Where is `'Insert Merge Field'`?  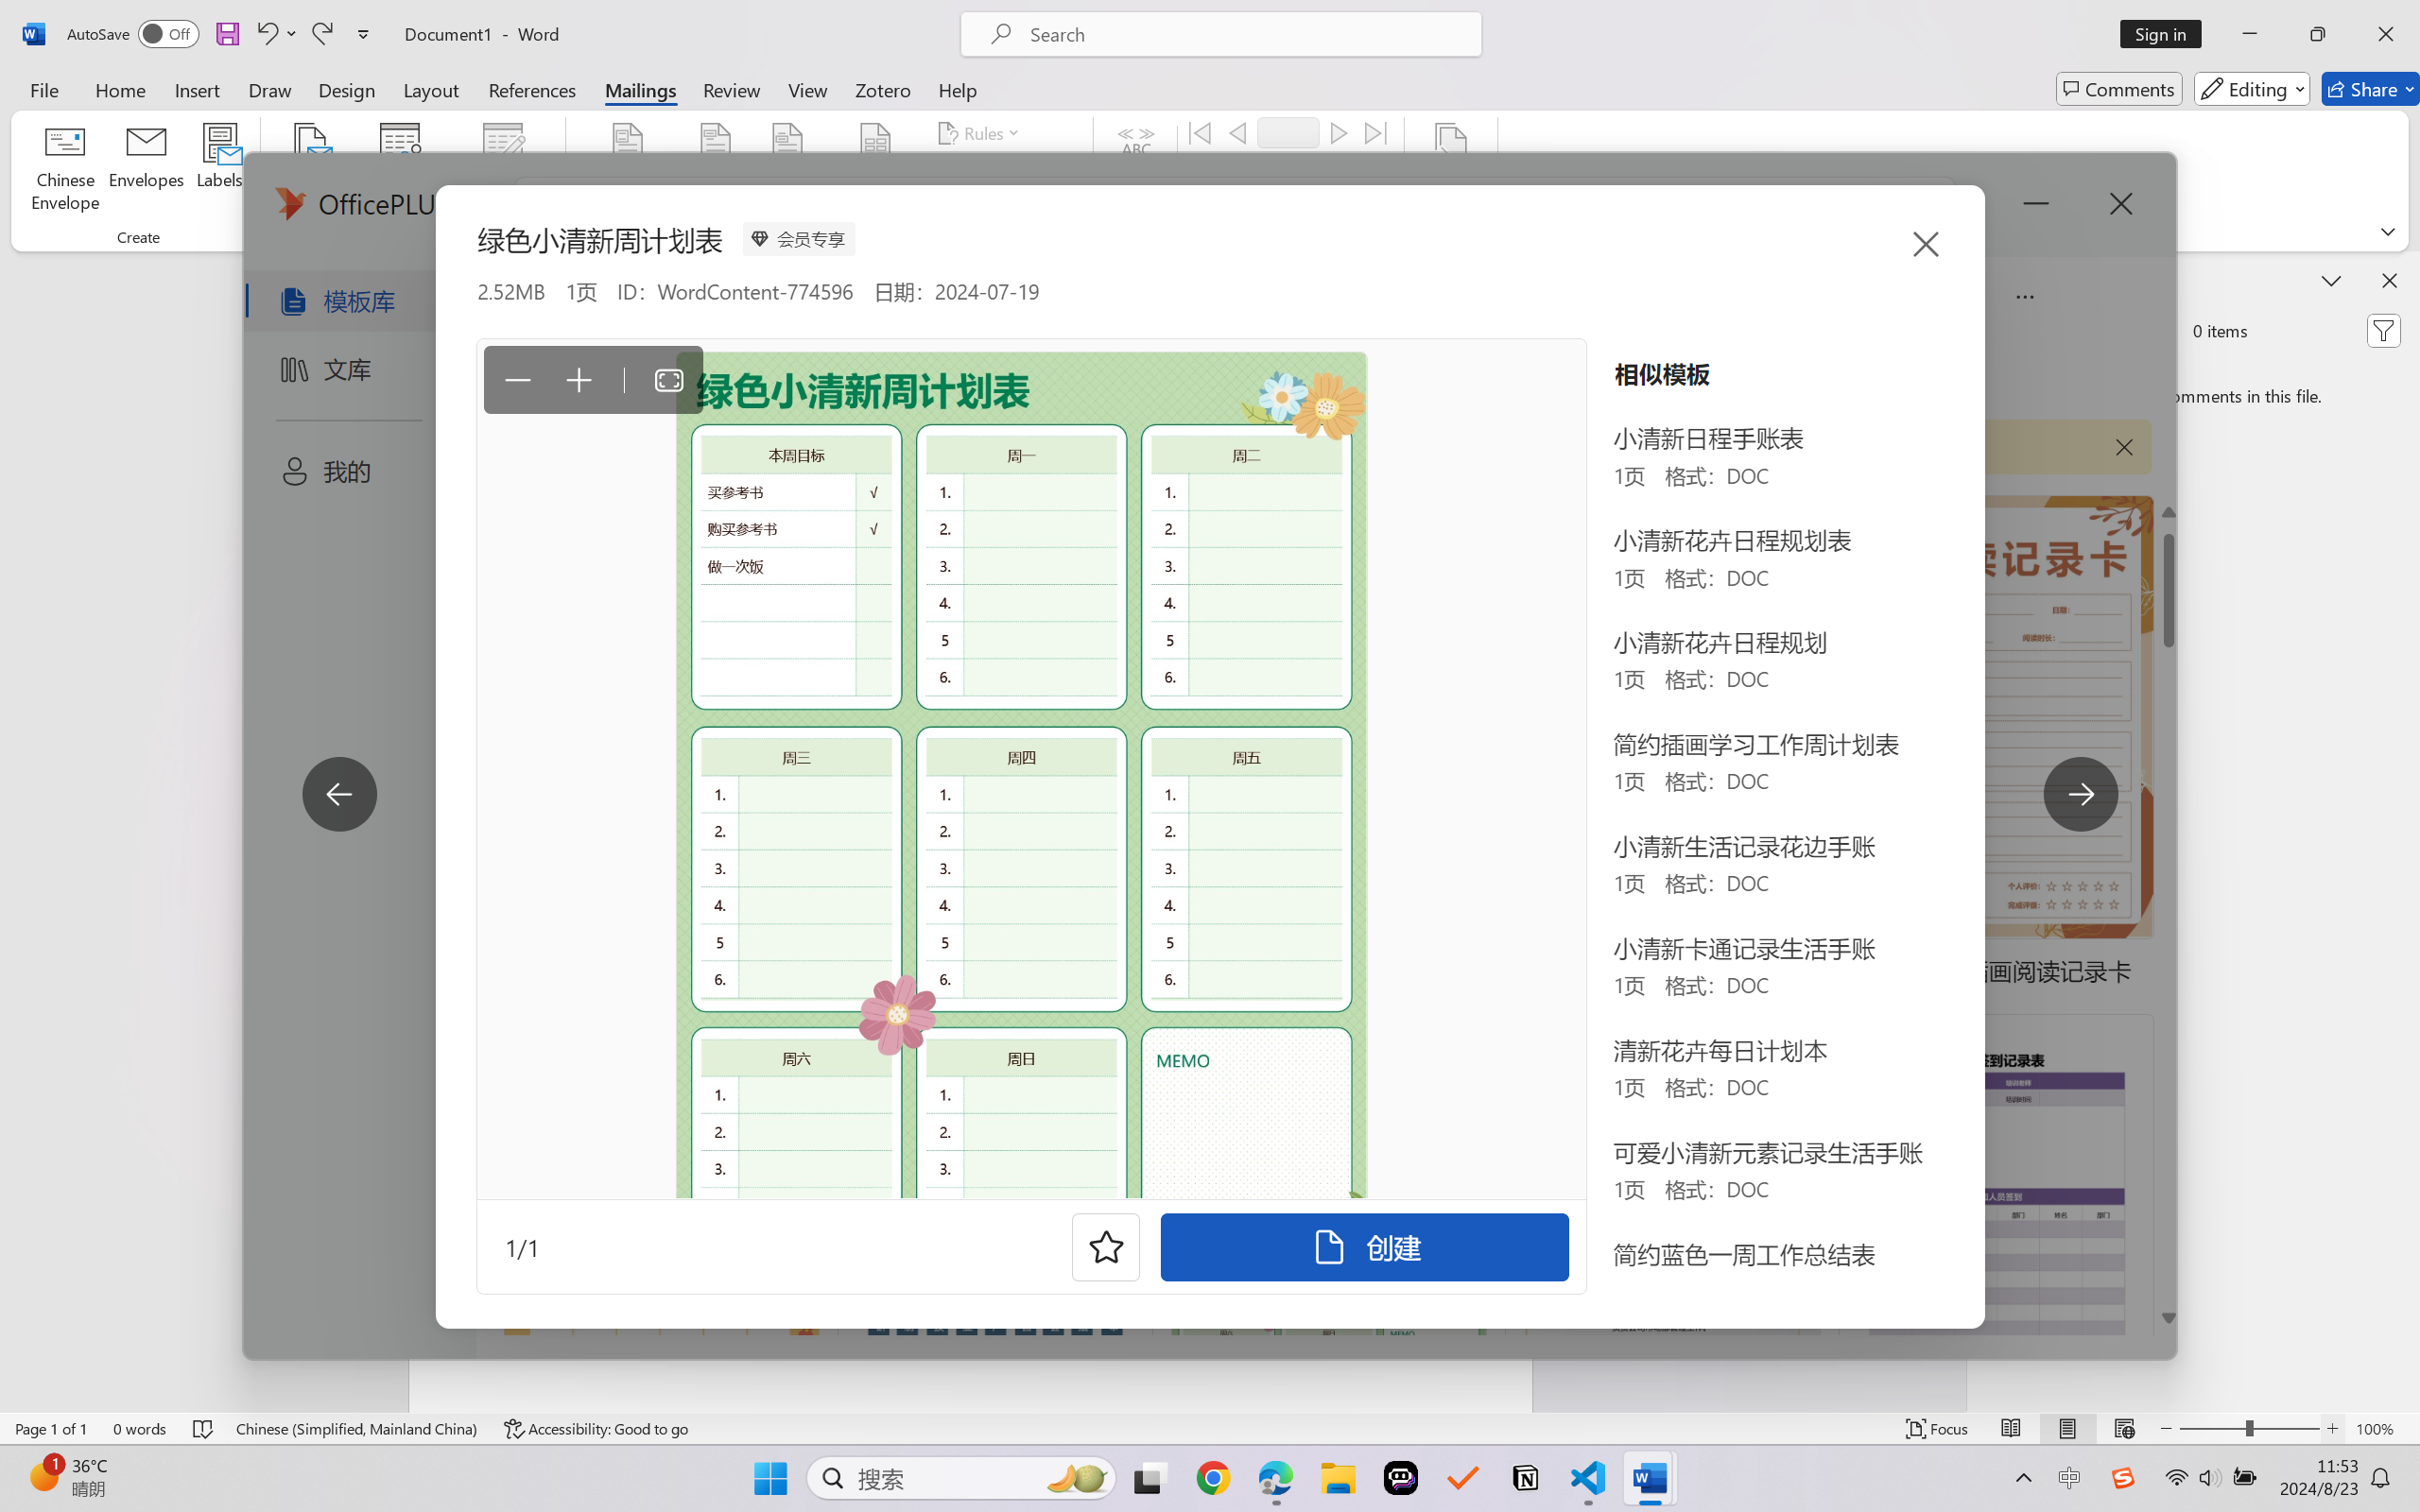 'Insert Merge Field' is located at coordinates (875, 143).